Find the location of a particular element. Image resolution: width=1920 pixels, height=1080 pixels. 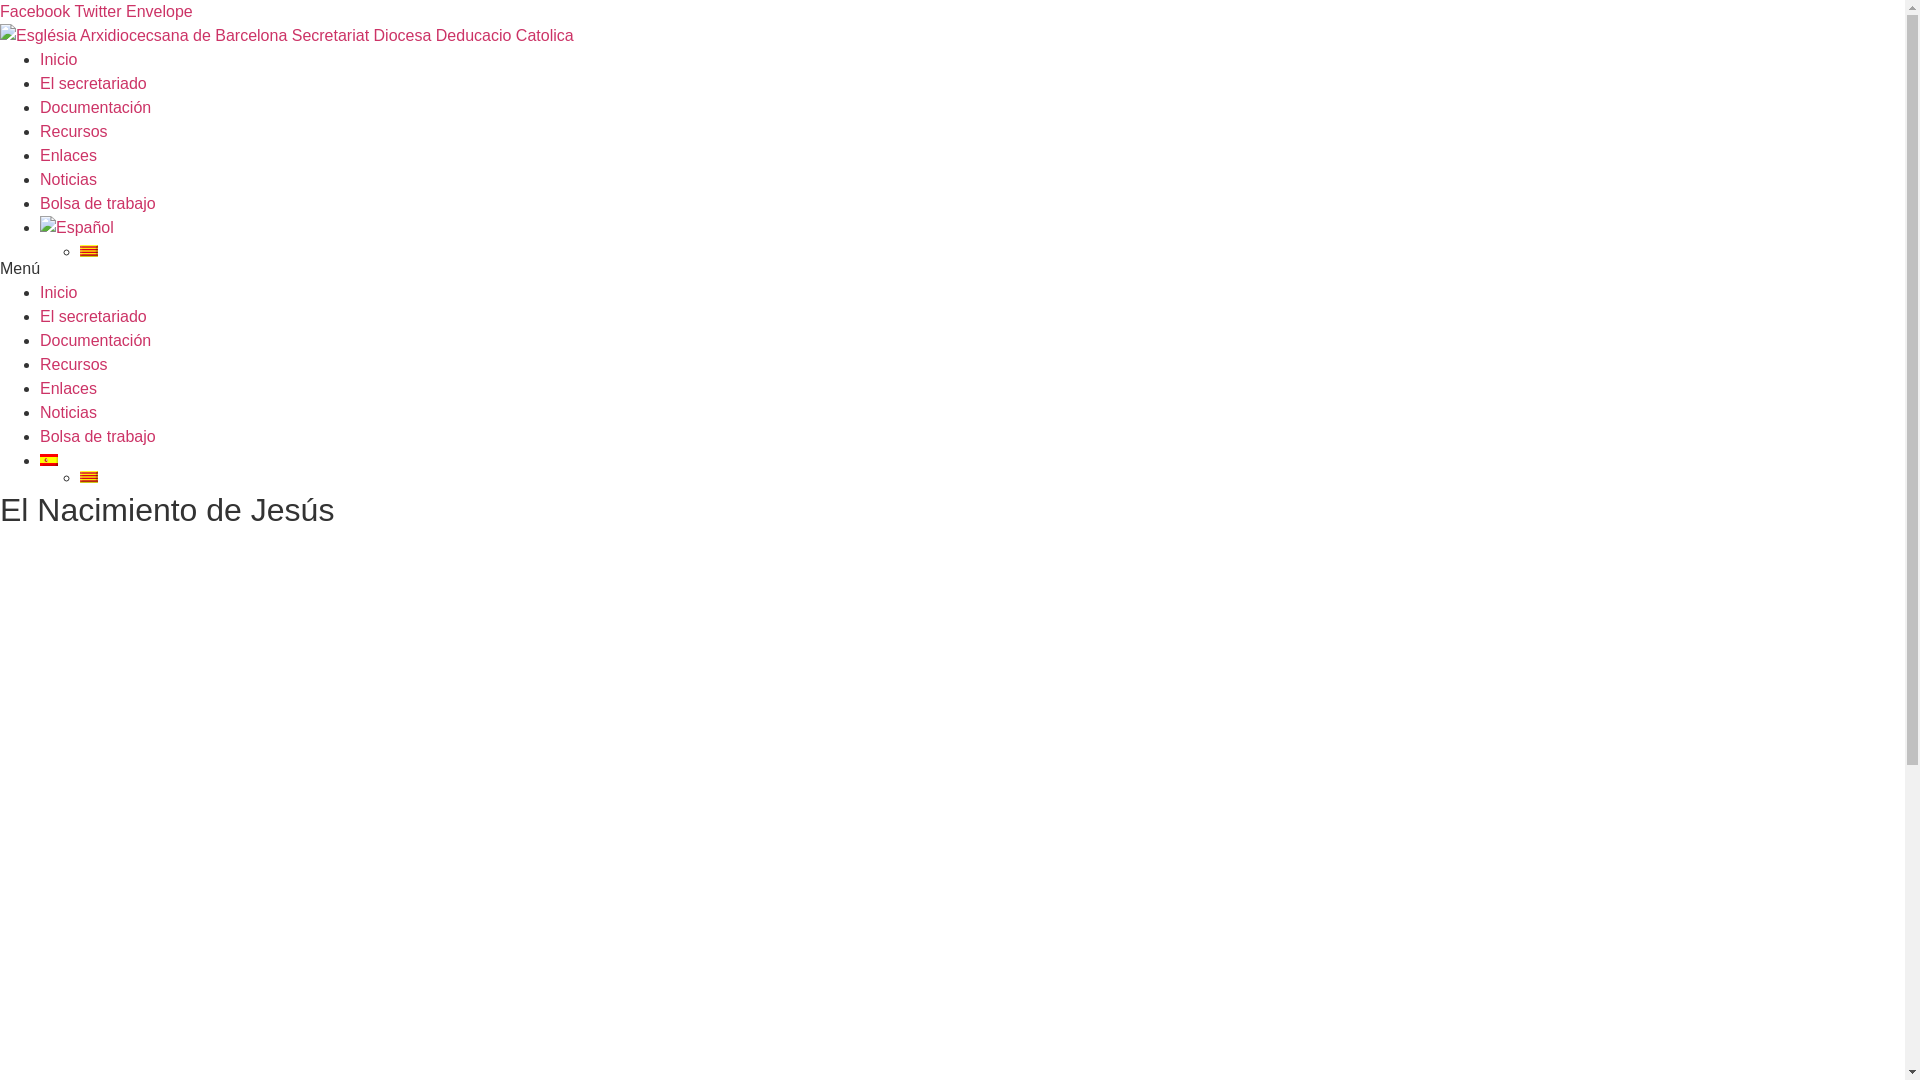

'Bolsa de trabajo' is located at coordinates (96, 203).